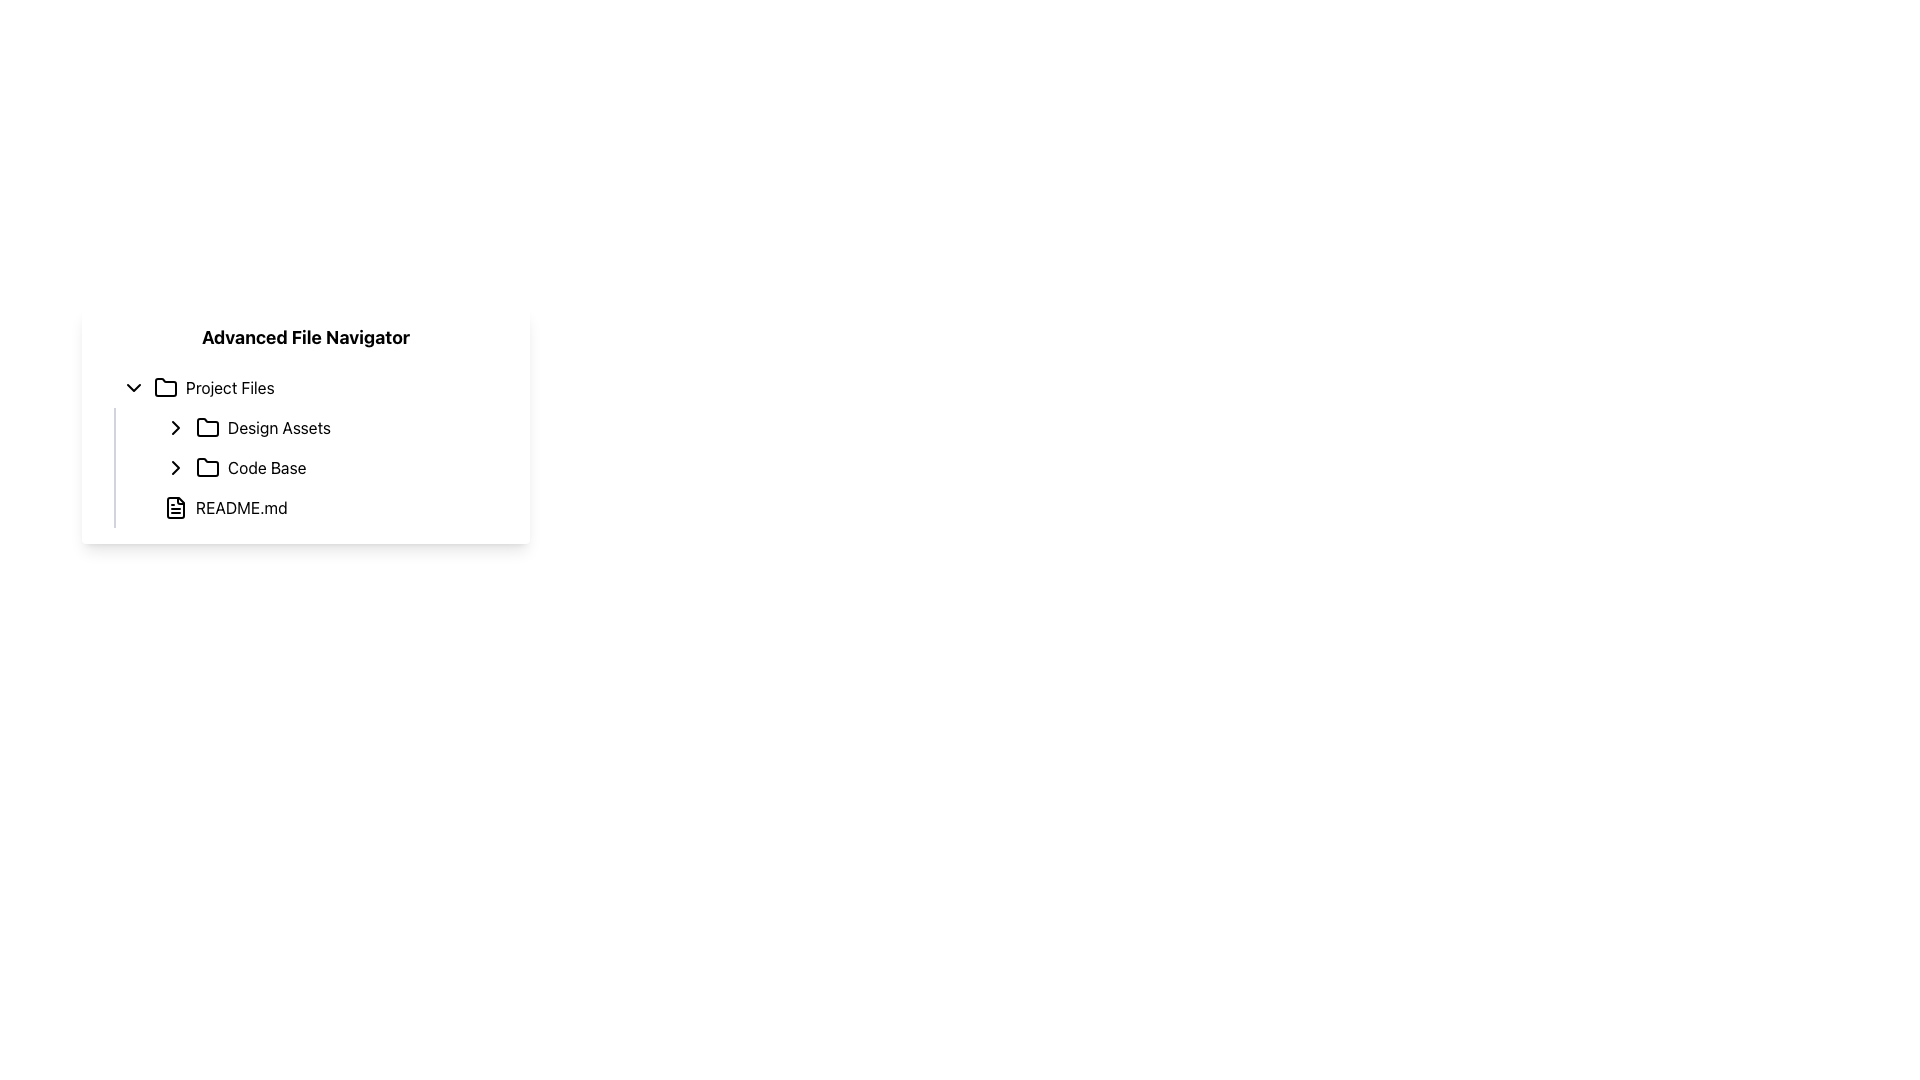  Describe the element at coordinates (176, 507) in the screenshot. I see `the document icon beside the text 'README.md' in the 'Advanced File Navigator' module` at that location.